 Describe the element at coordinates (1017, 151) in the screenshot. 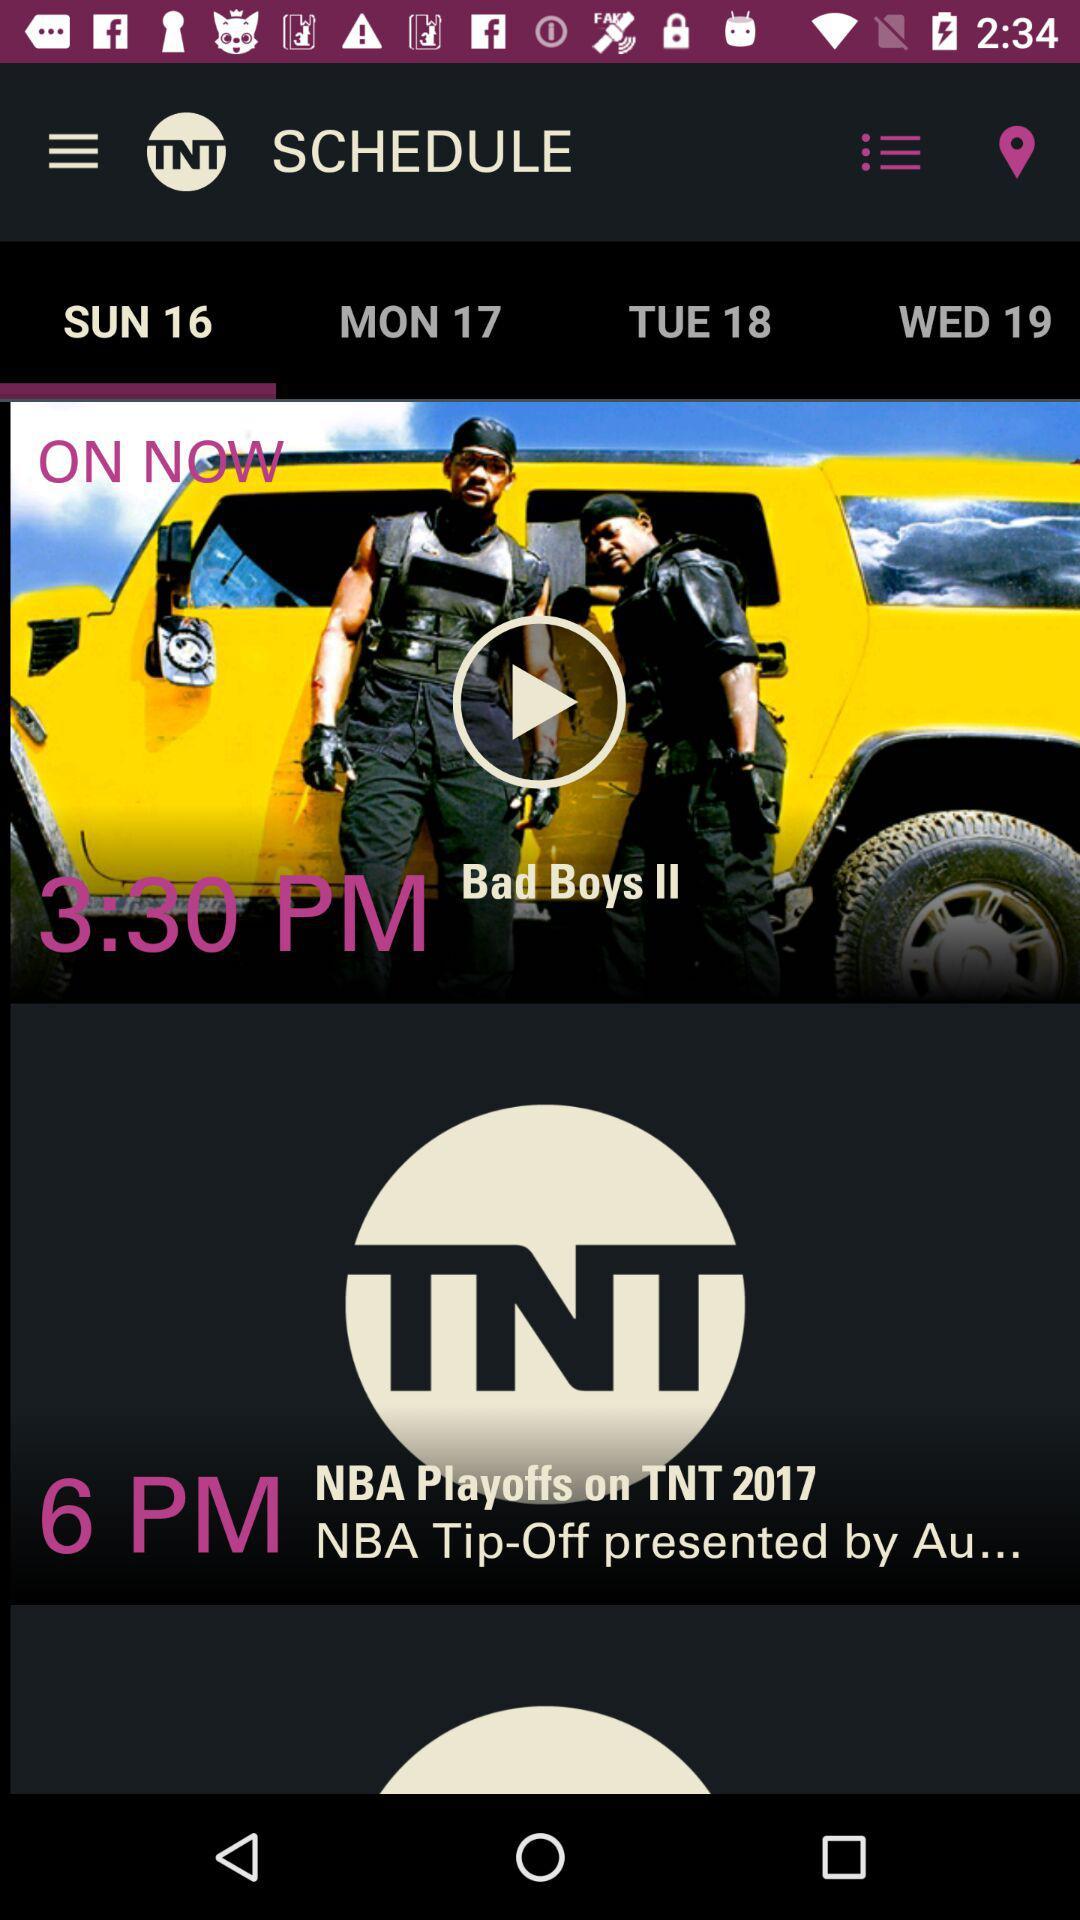

I see `the app above wed 19 icon` at that location.